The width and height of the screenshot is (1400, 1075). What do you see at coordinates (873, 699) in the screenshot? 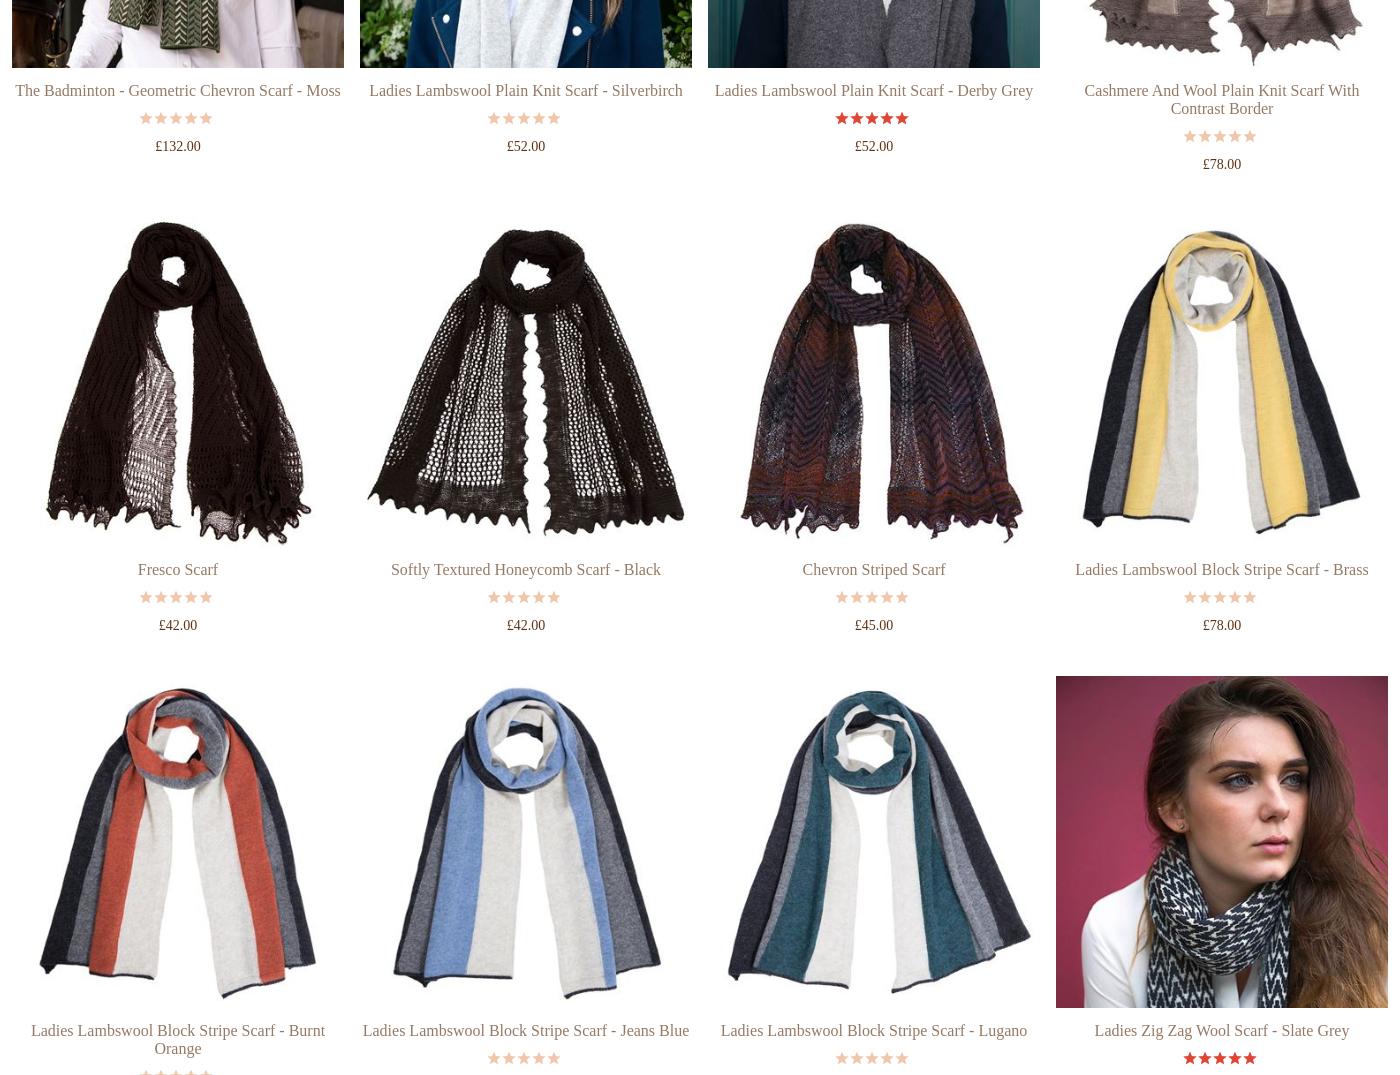
I see `'£45.00'` at bounding box center [873, 699].